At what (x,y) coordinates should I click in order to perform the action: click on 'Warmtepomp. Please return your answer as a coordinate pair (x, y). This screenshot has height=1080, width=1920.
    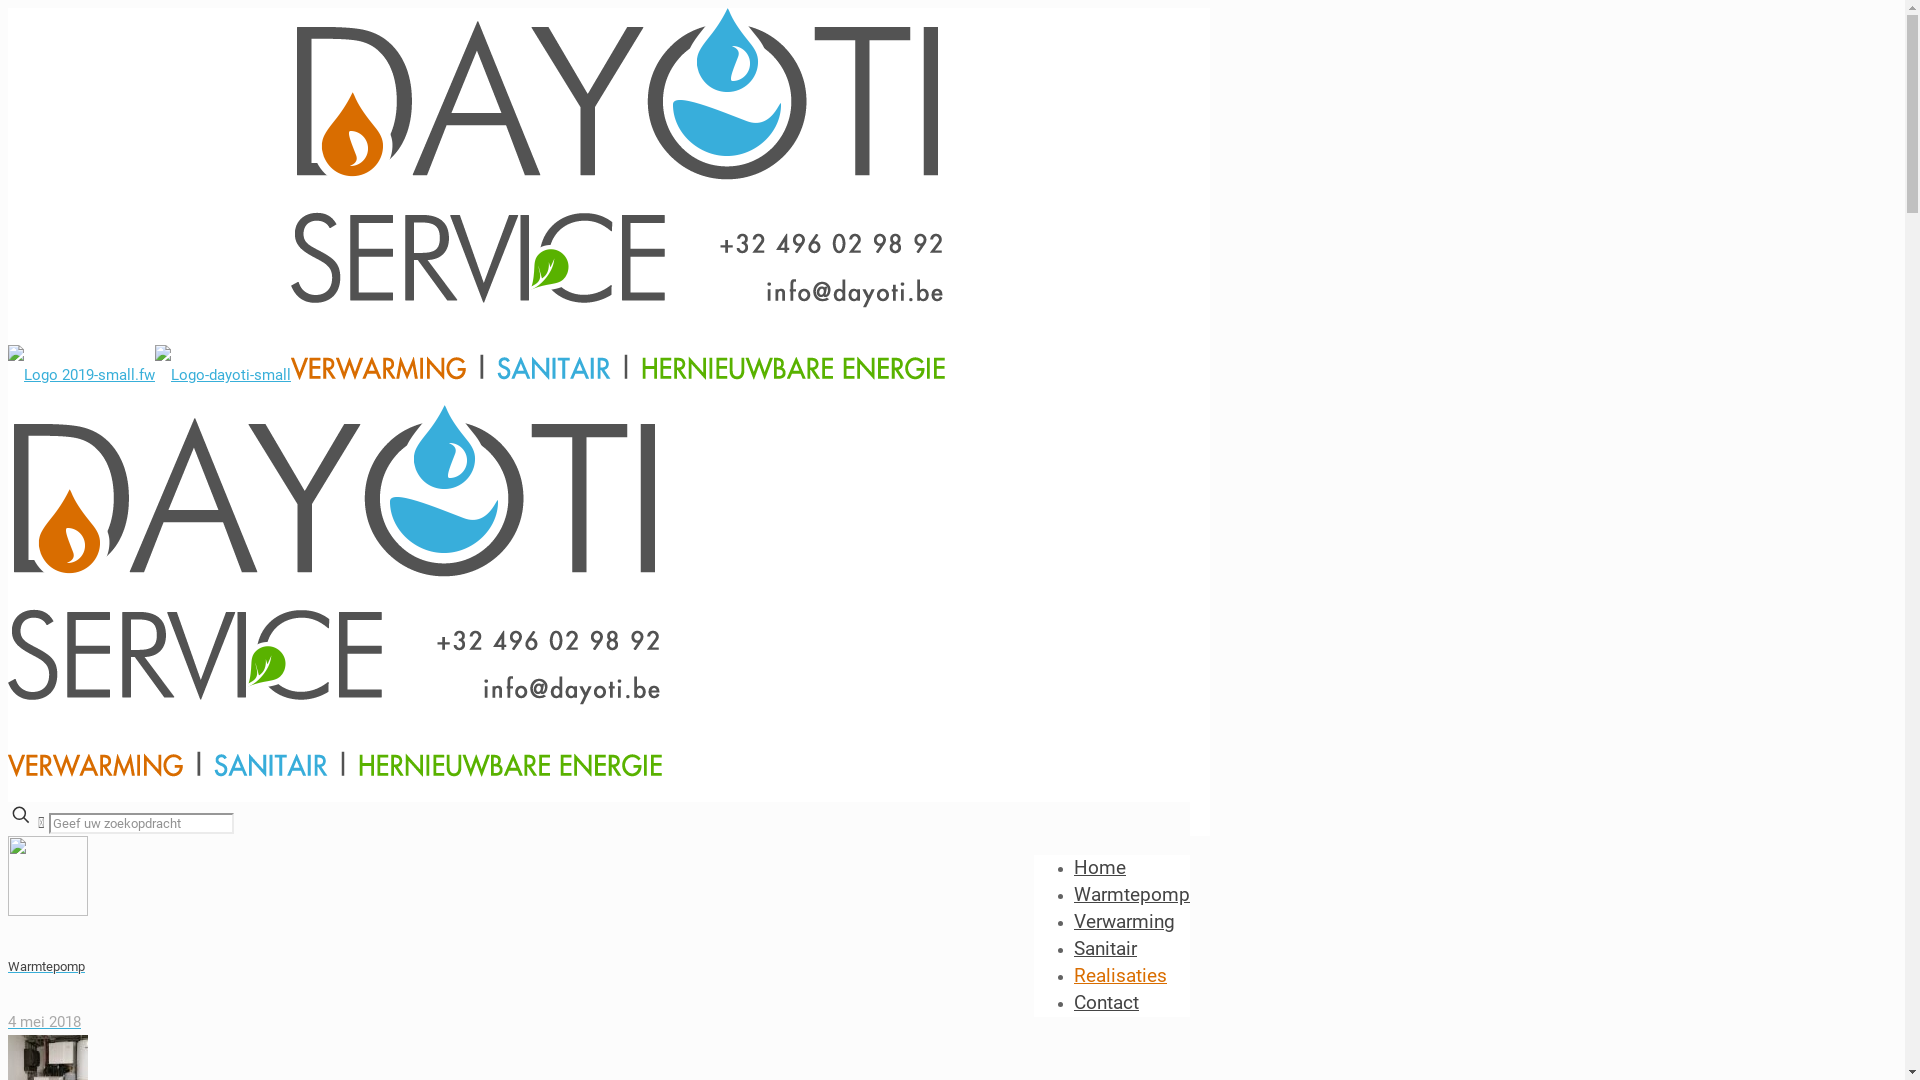
    Looking at the image, I should click on (608, 935).